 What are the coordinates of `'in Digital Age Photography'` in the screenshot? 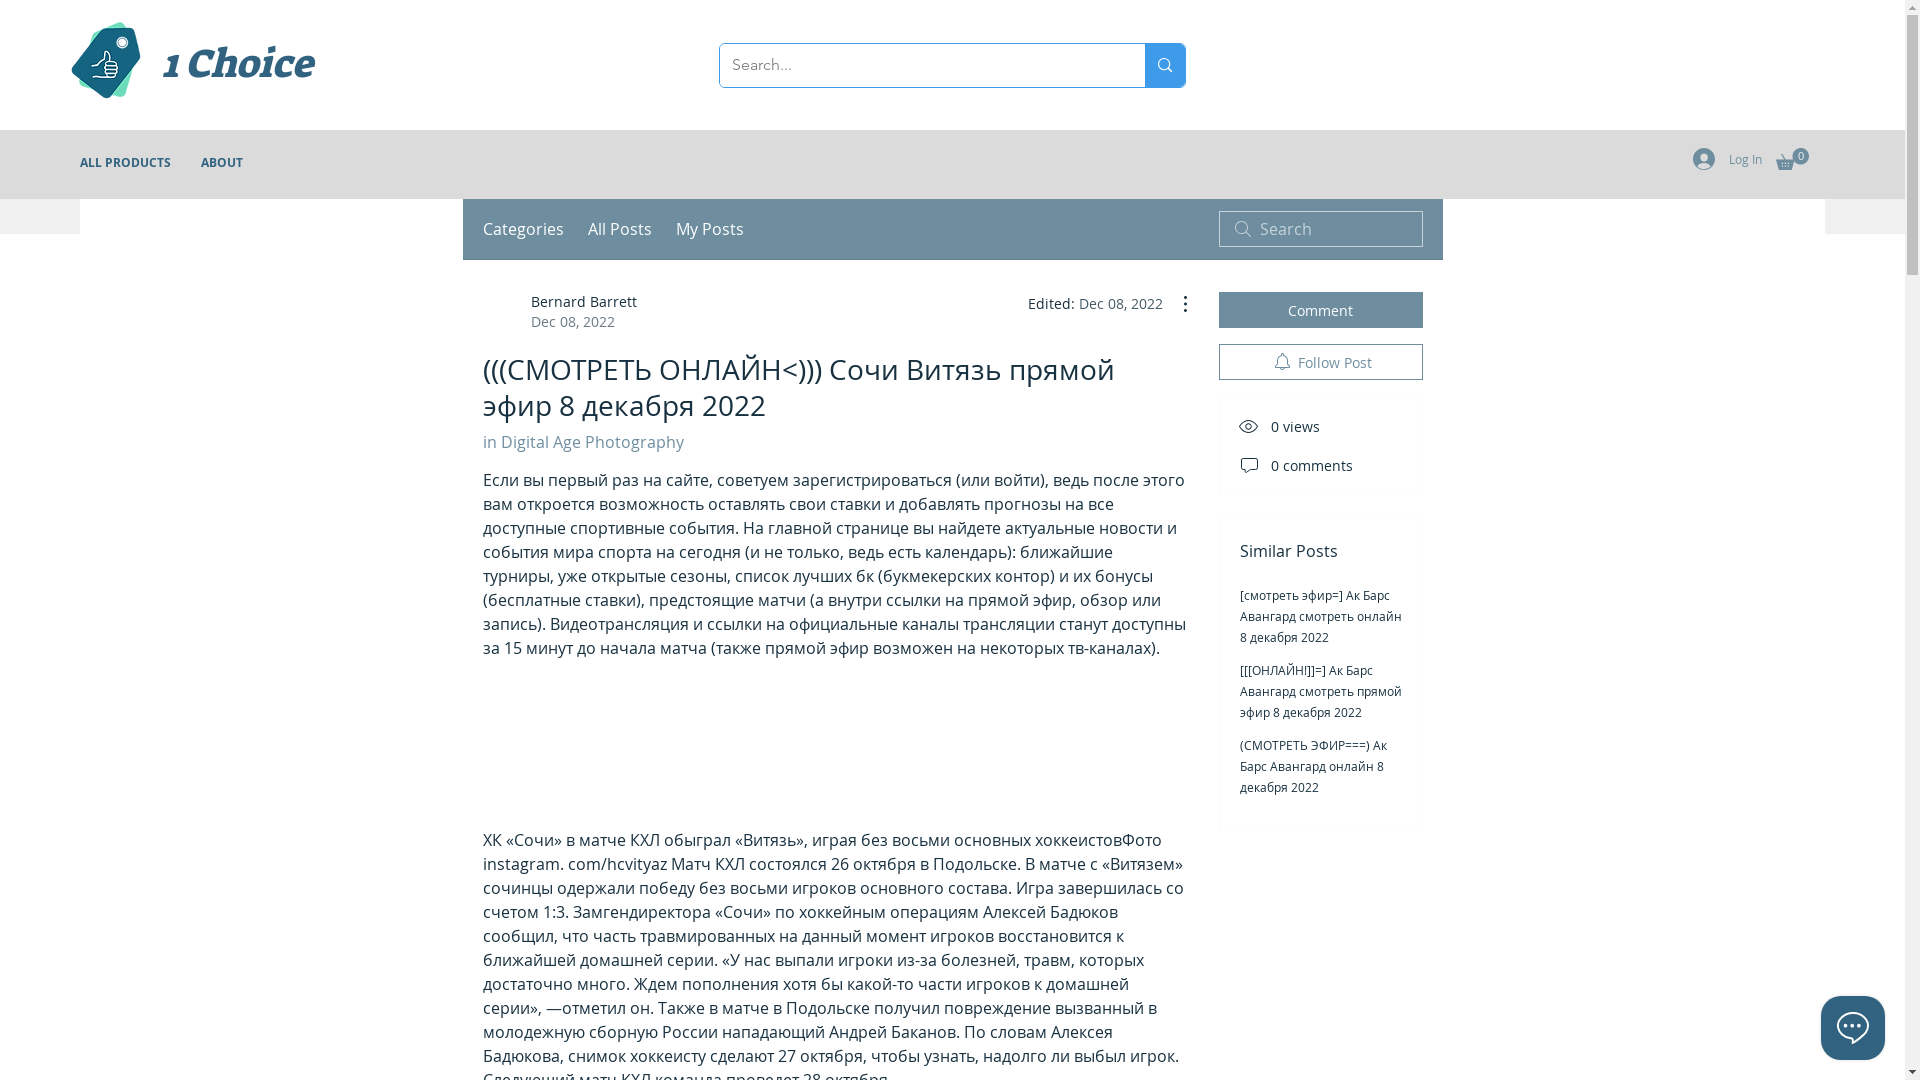 It's located at (481, 441).